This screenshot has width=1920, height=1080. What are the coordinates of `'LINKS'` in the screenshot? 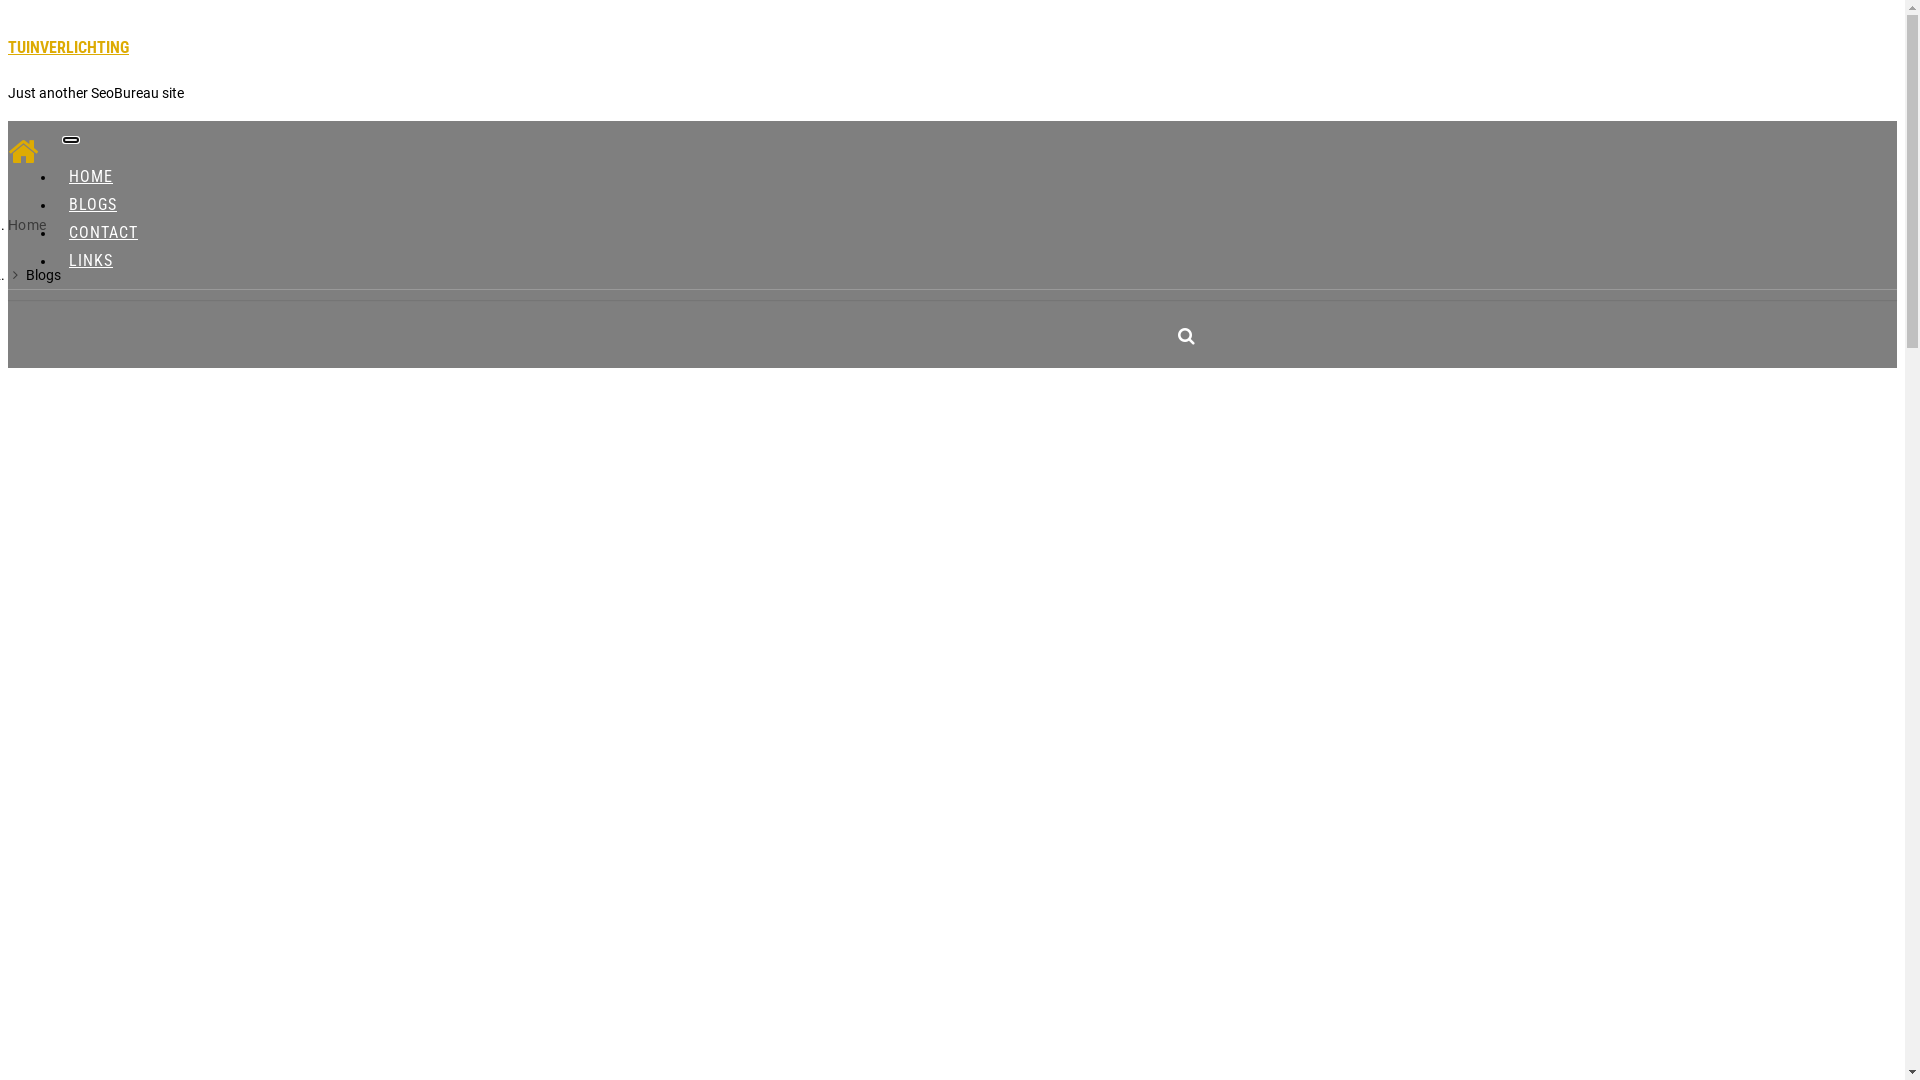 It's located at (90, 259).